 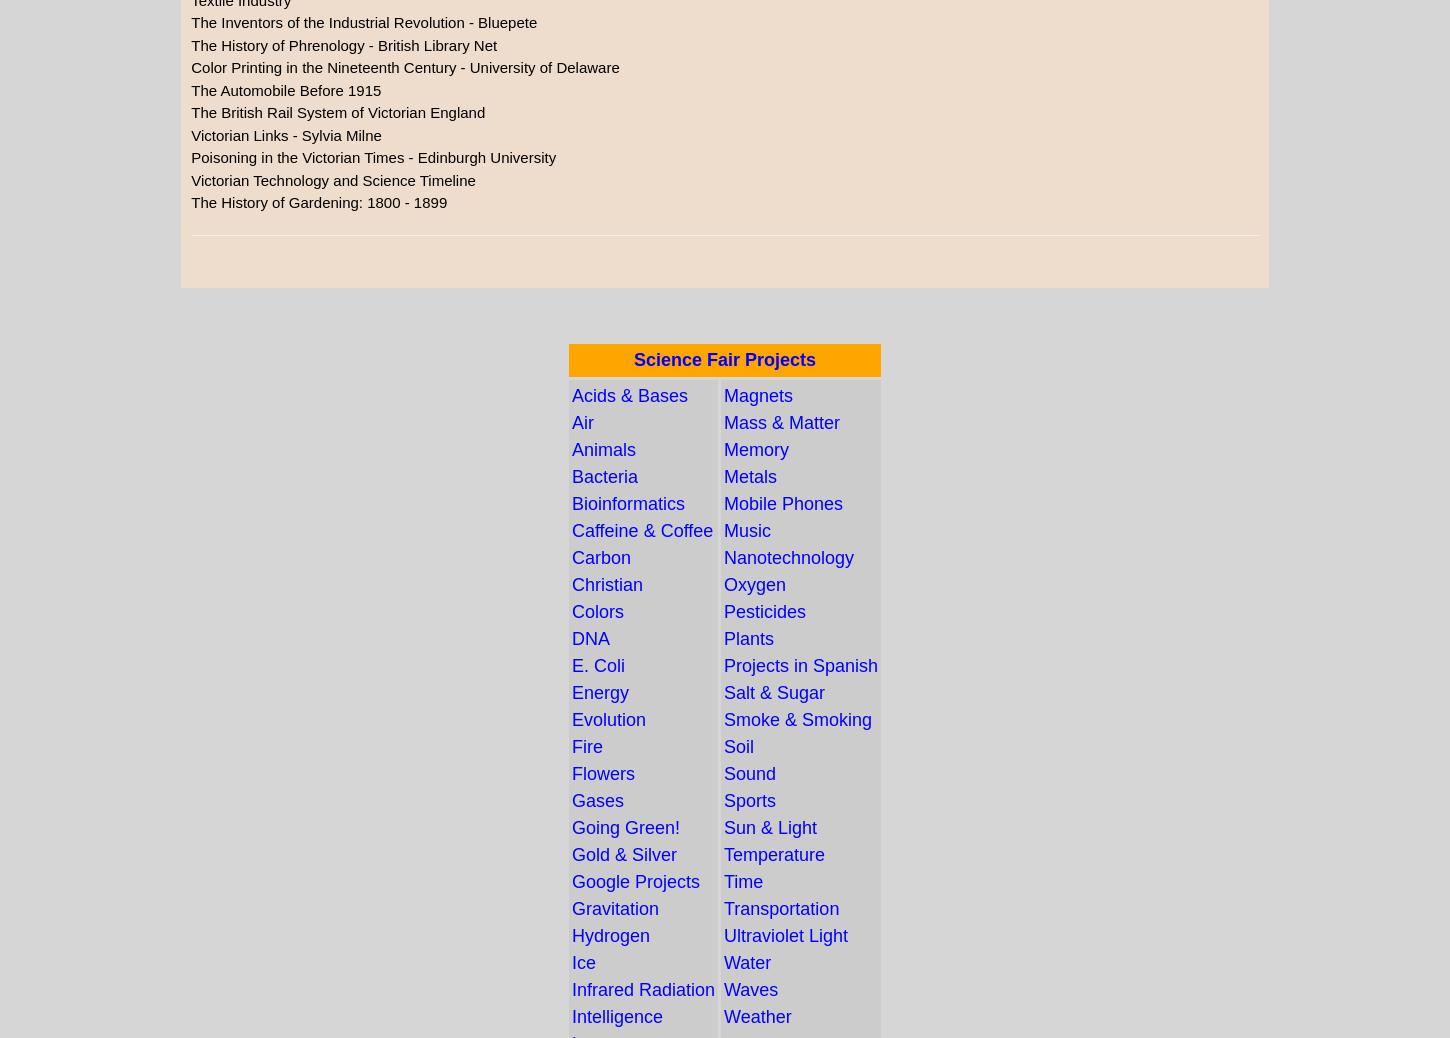 I want to click on 'Ice', so click(x=583, y=962).